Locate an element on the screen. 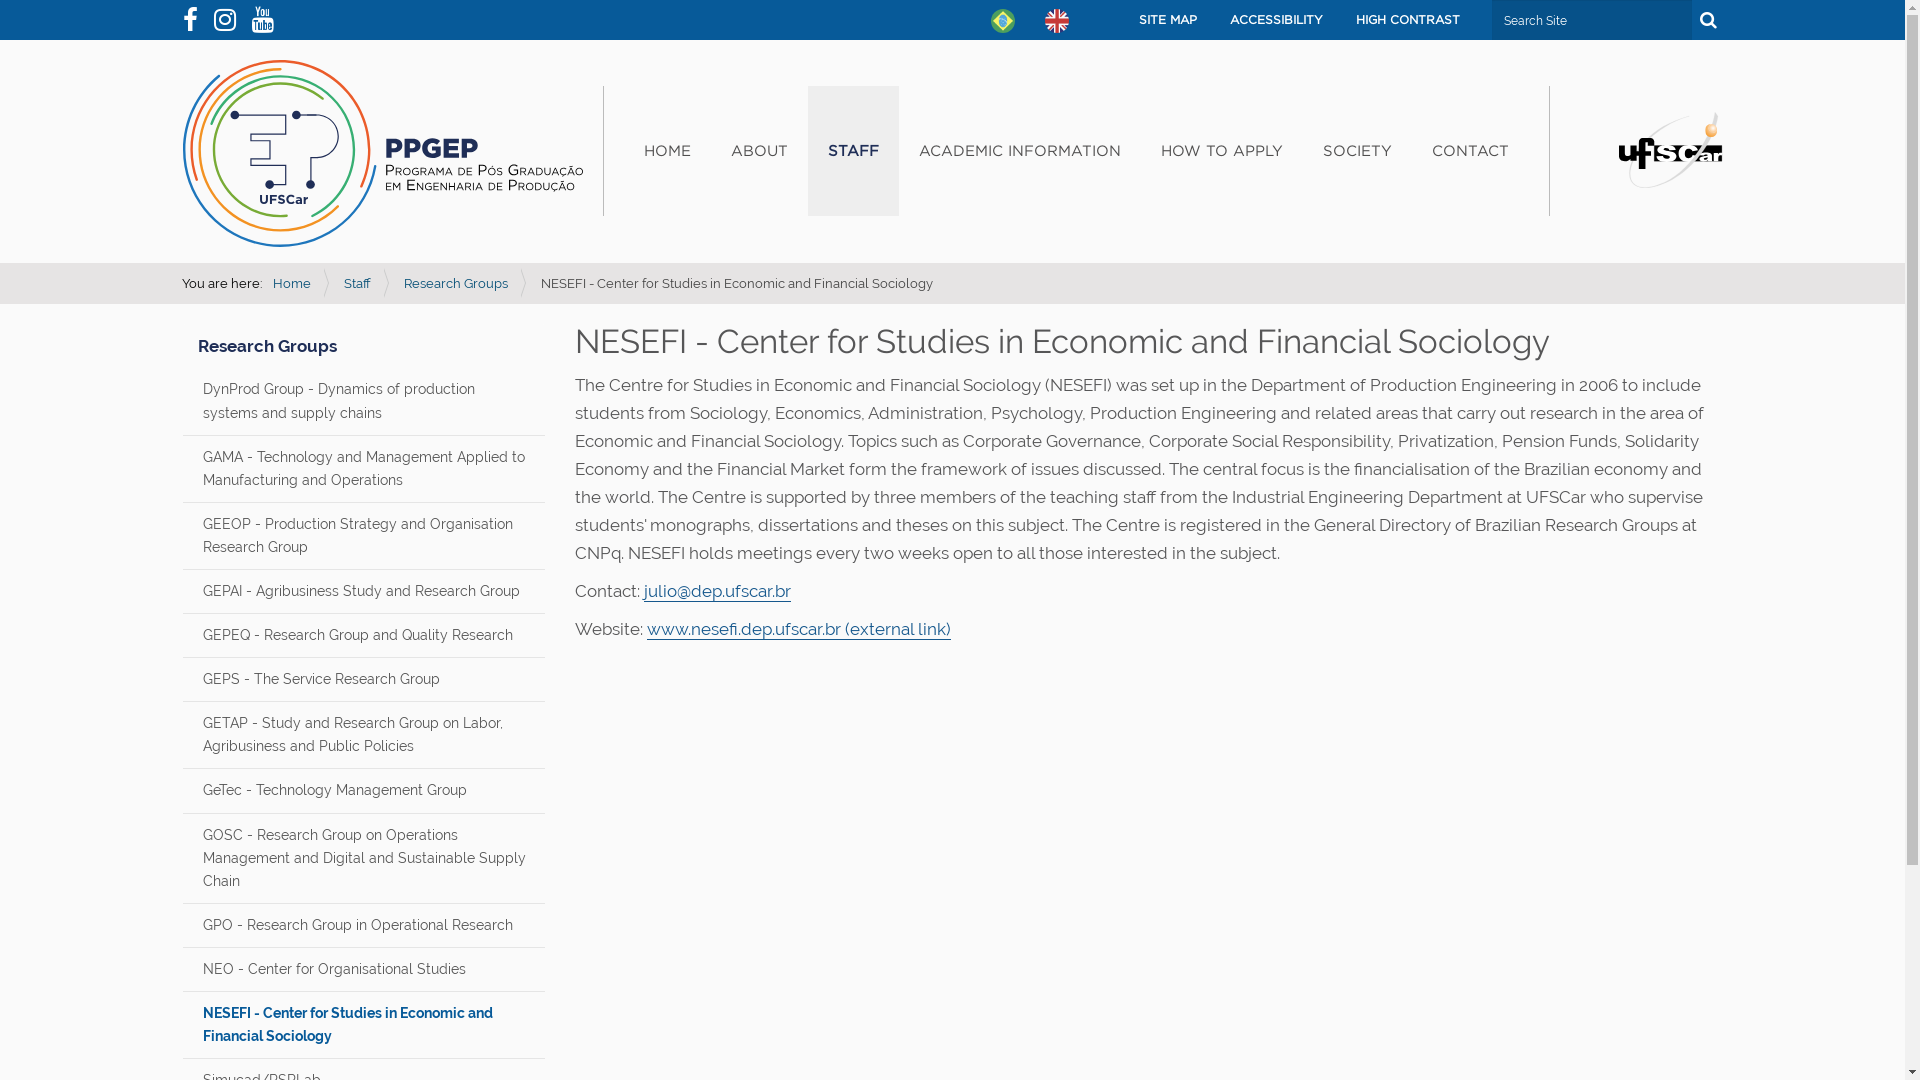 This screenshot has height=1080, width=1920. 'ACCESSIBILITY' is located at coordinates (1228, 19).